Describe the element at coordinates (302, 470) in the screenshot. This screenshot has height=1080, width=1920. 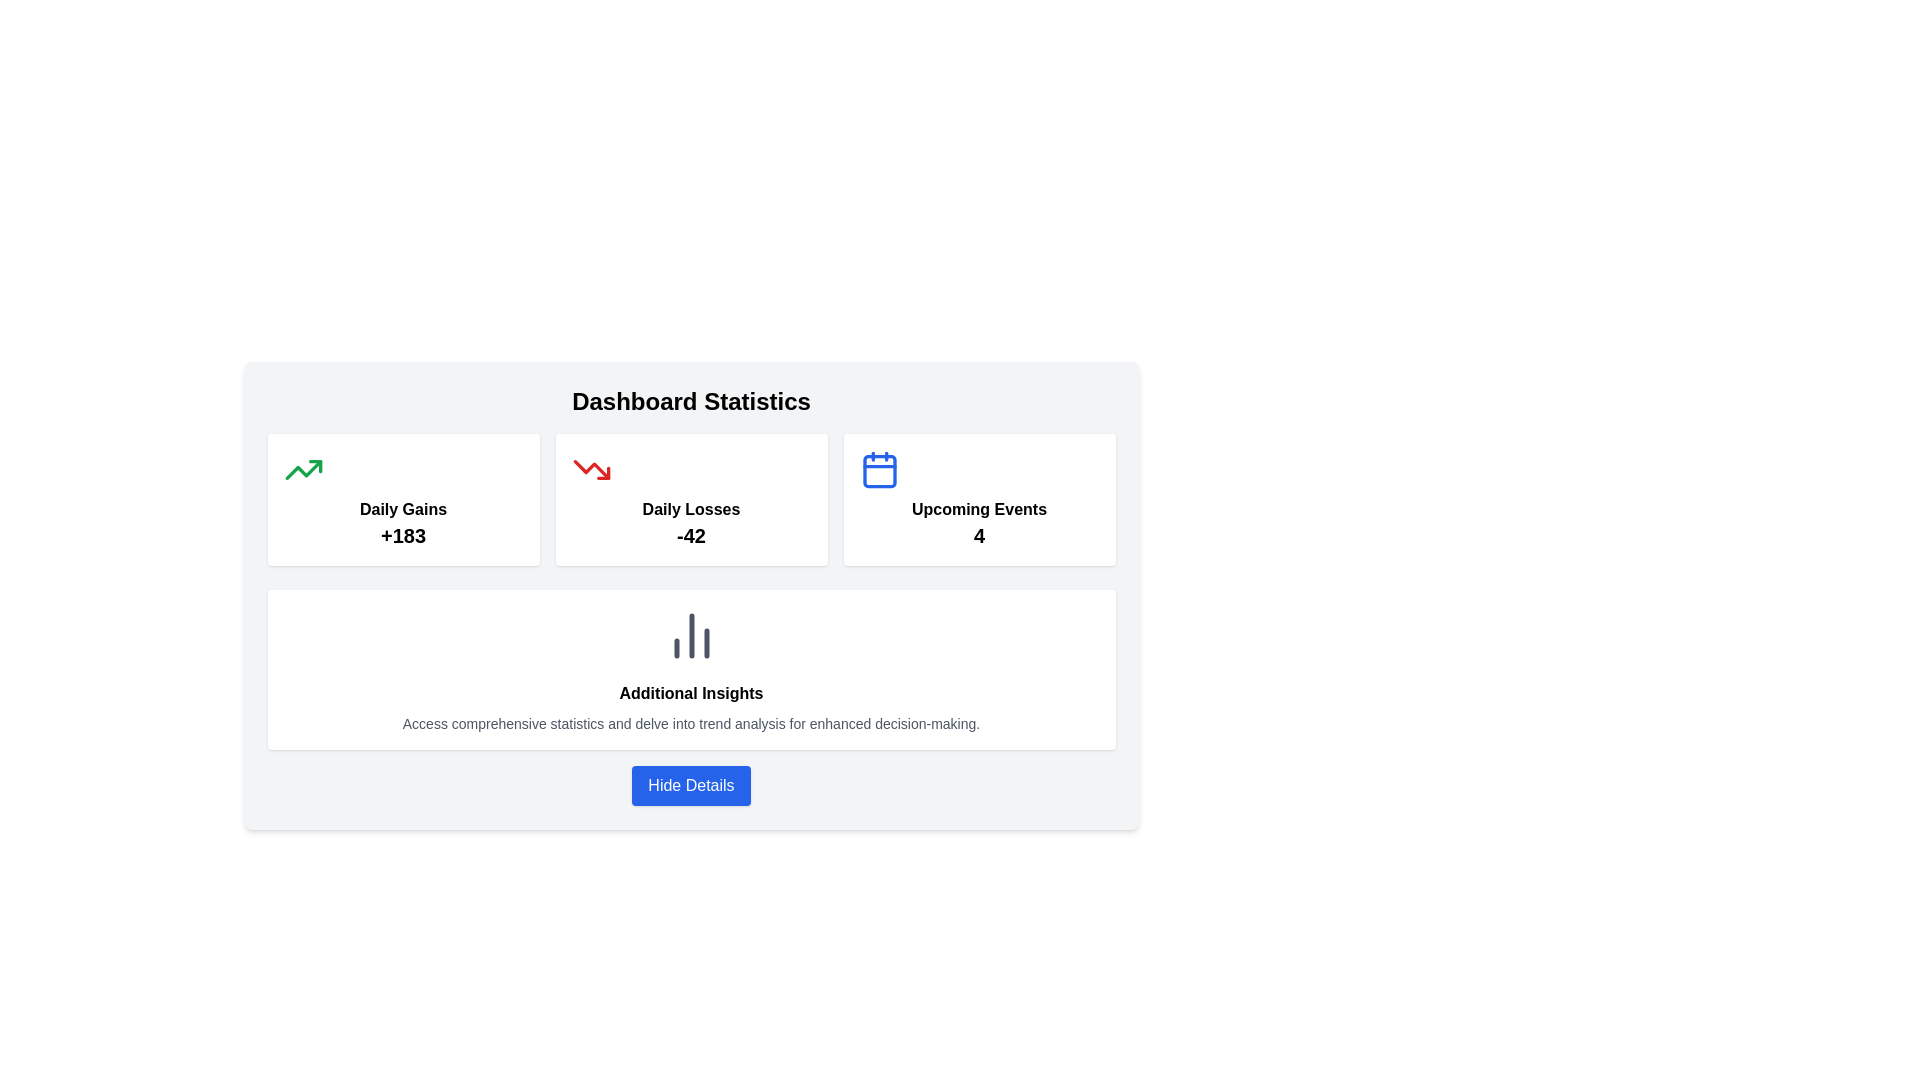
I see `the positive trend icon located within the 'Daily Gains' card, positioned to the left of the text label and numerical indicator` at that location.